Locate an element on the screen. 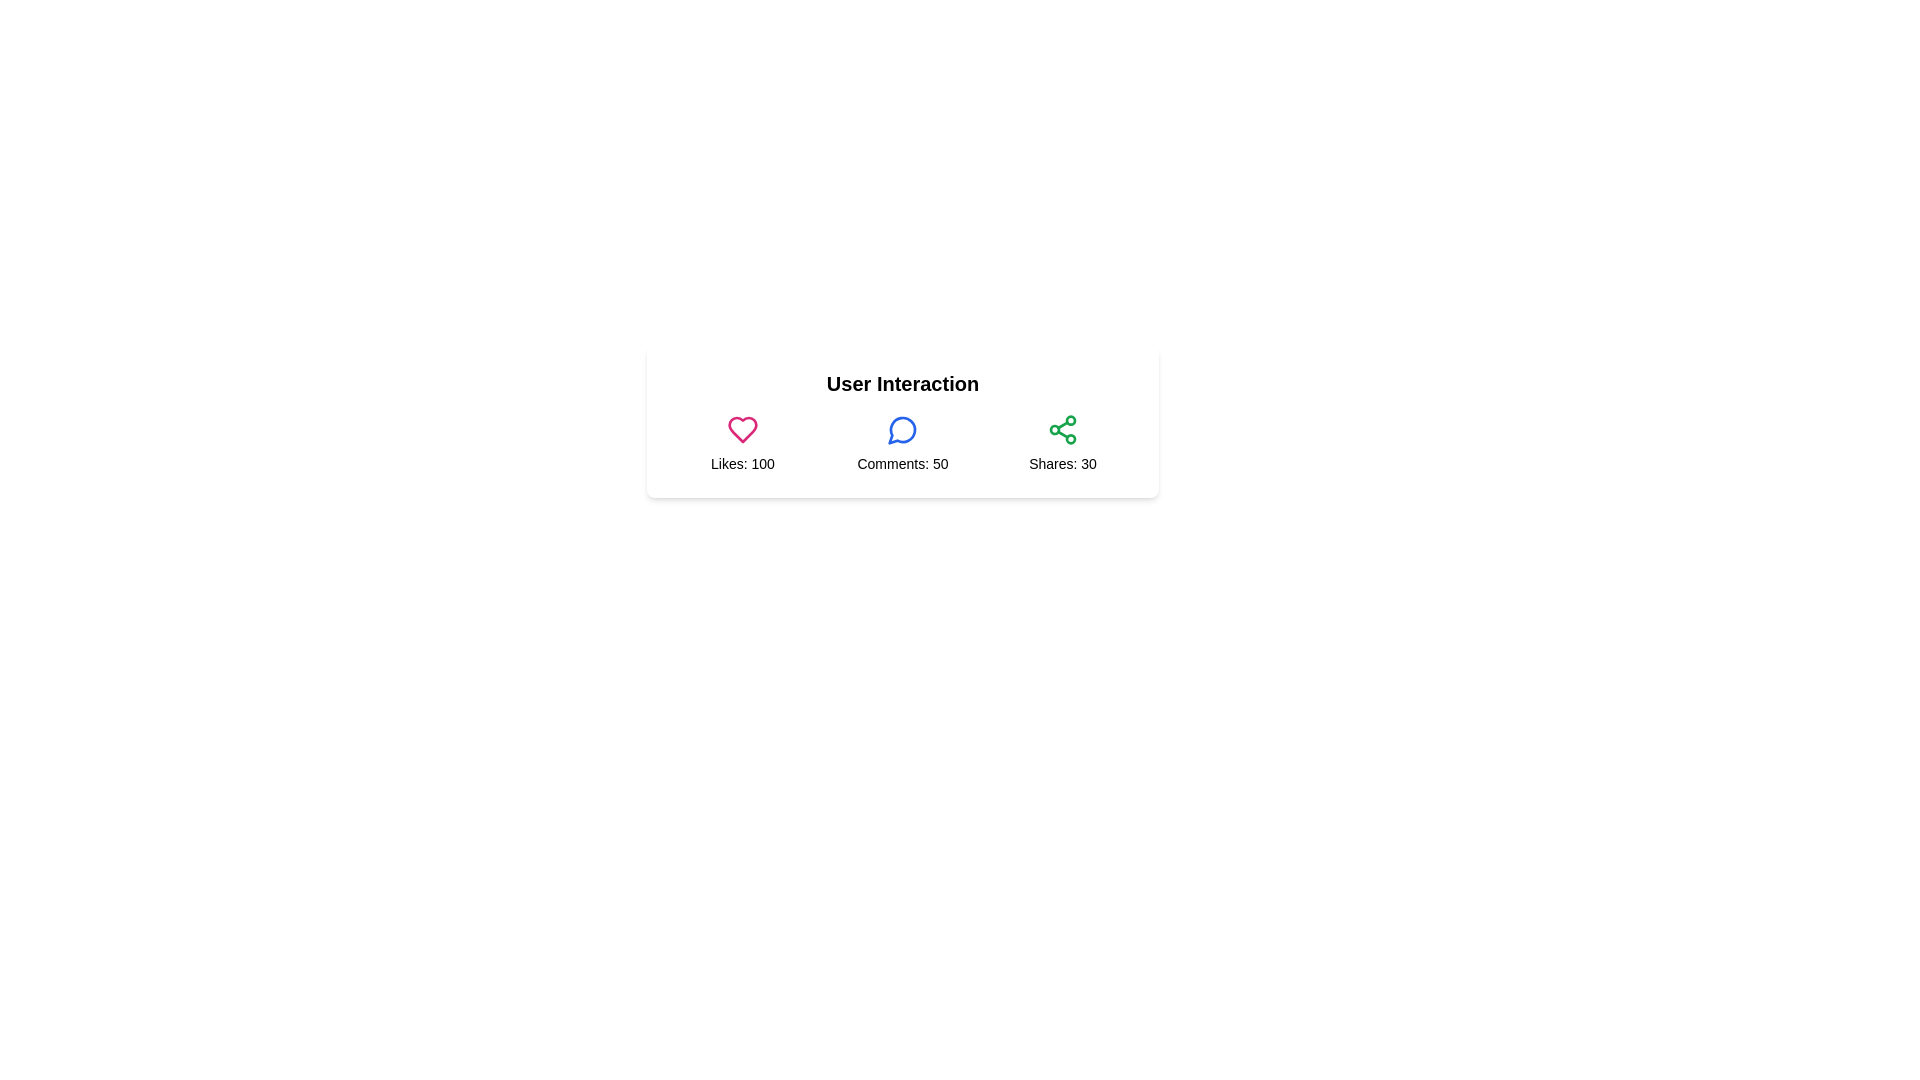  the blue circular speech bubble icon located above the 'Comments: 50' section, which is part of a group of three elements between 'Likes: 100' and 'Shares: 30' is located at coordinates (901, 428).